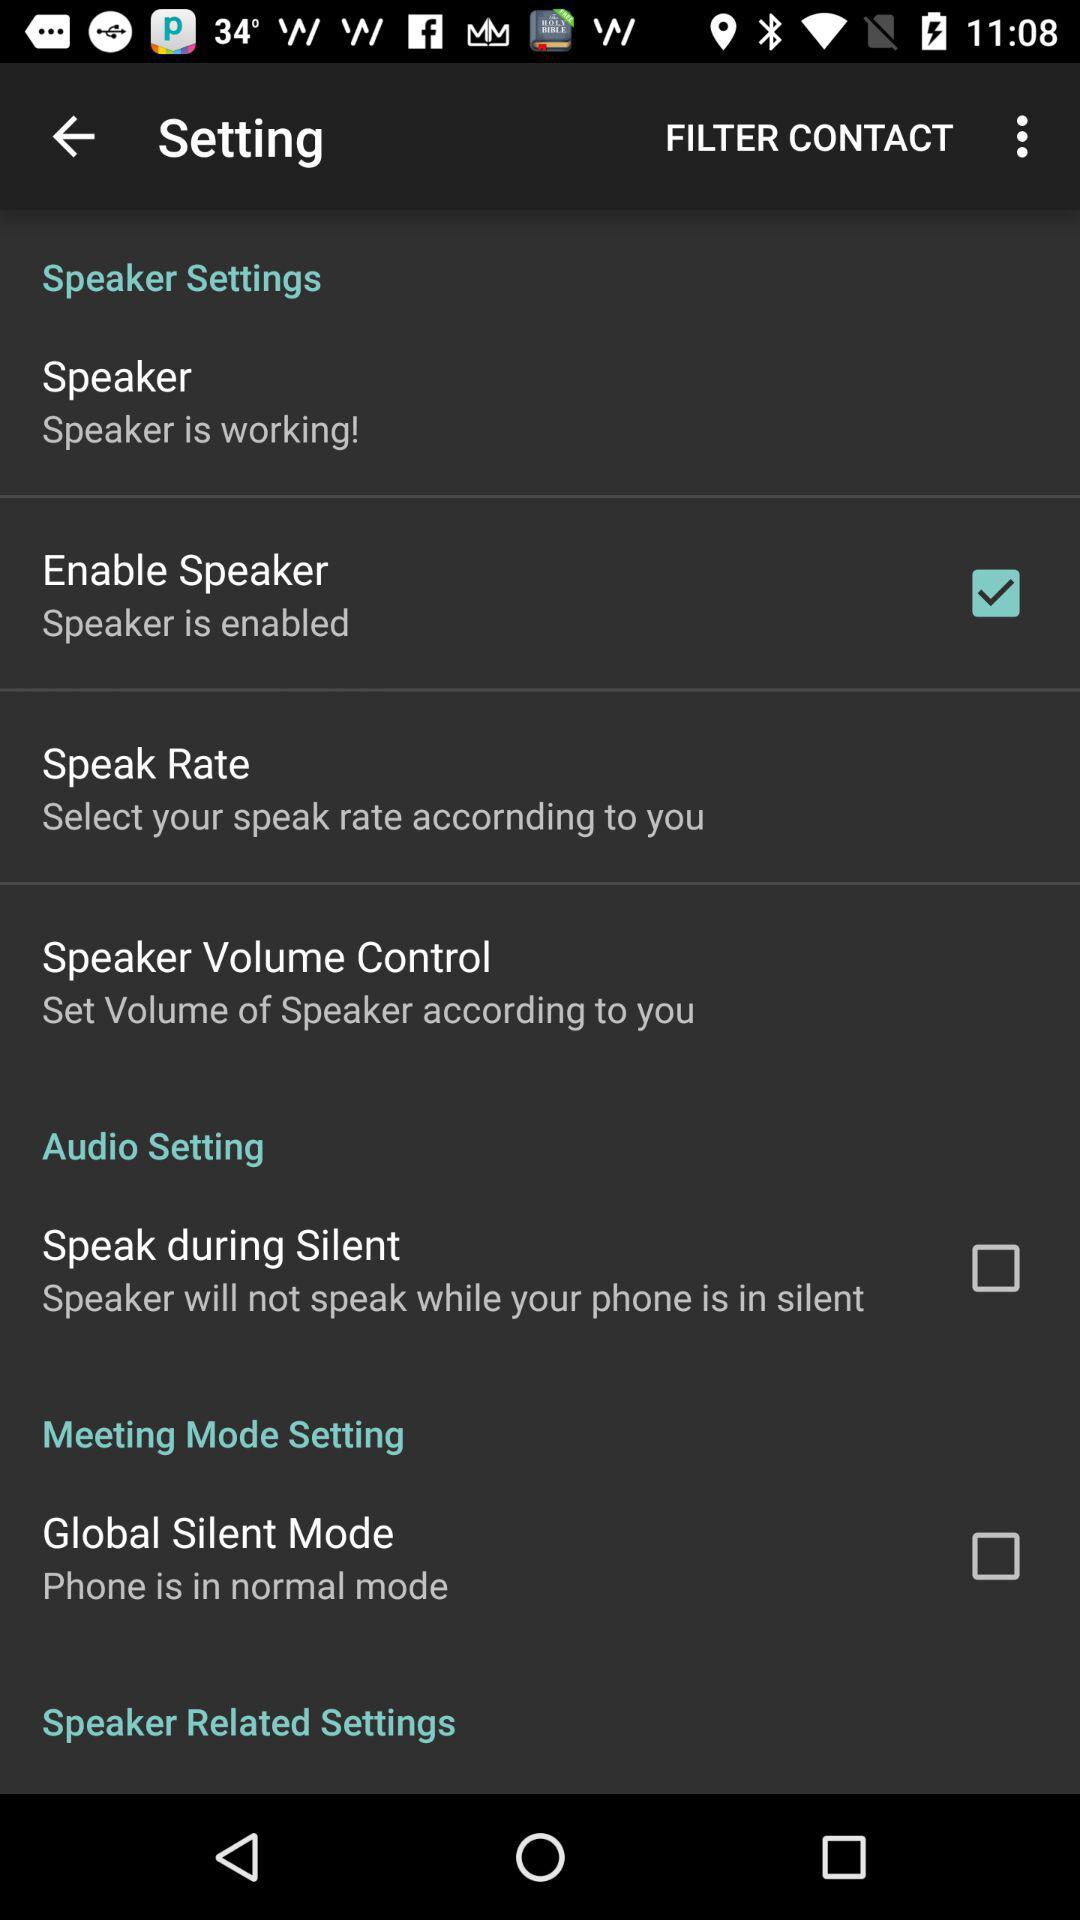  I want to click on check box which is beside speak during silent, so click(995, 1266).